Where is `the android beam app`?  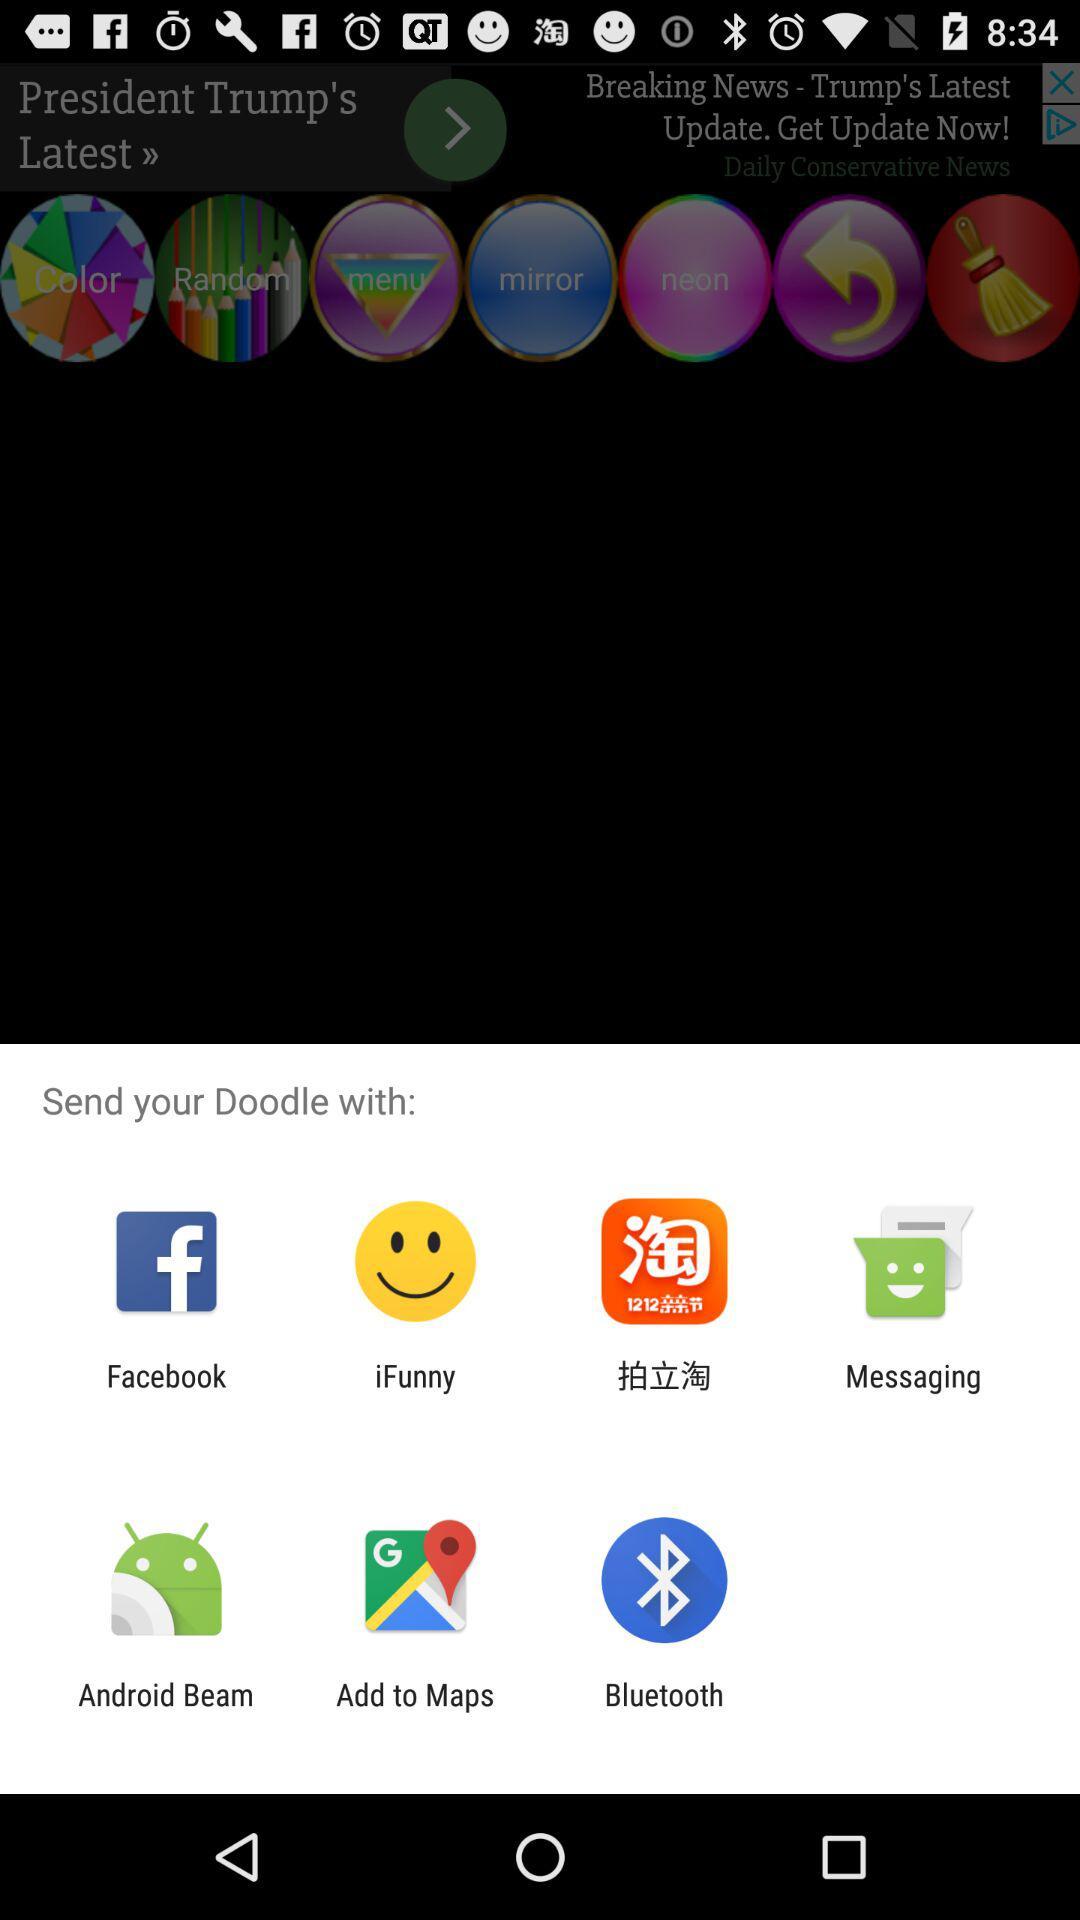
the android beam app is located at coordinates (165, 1711).